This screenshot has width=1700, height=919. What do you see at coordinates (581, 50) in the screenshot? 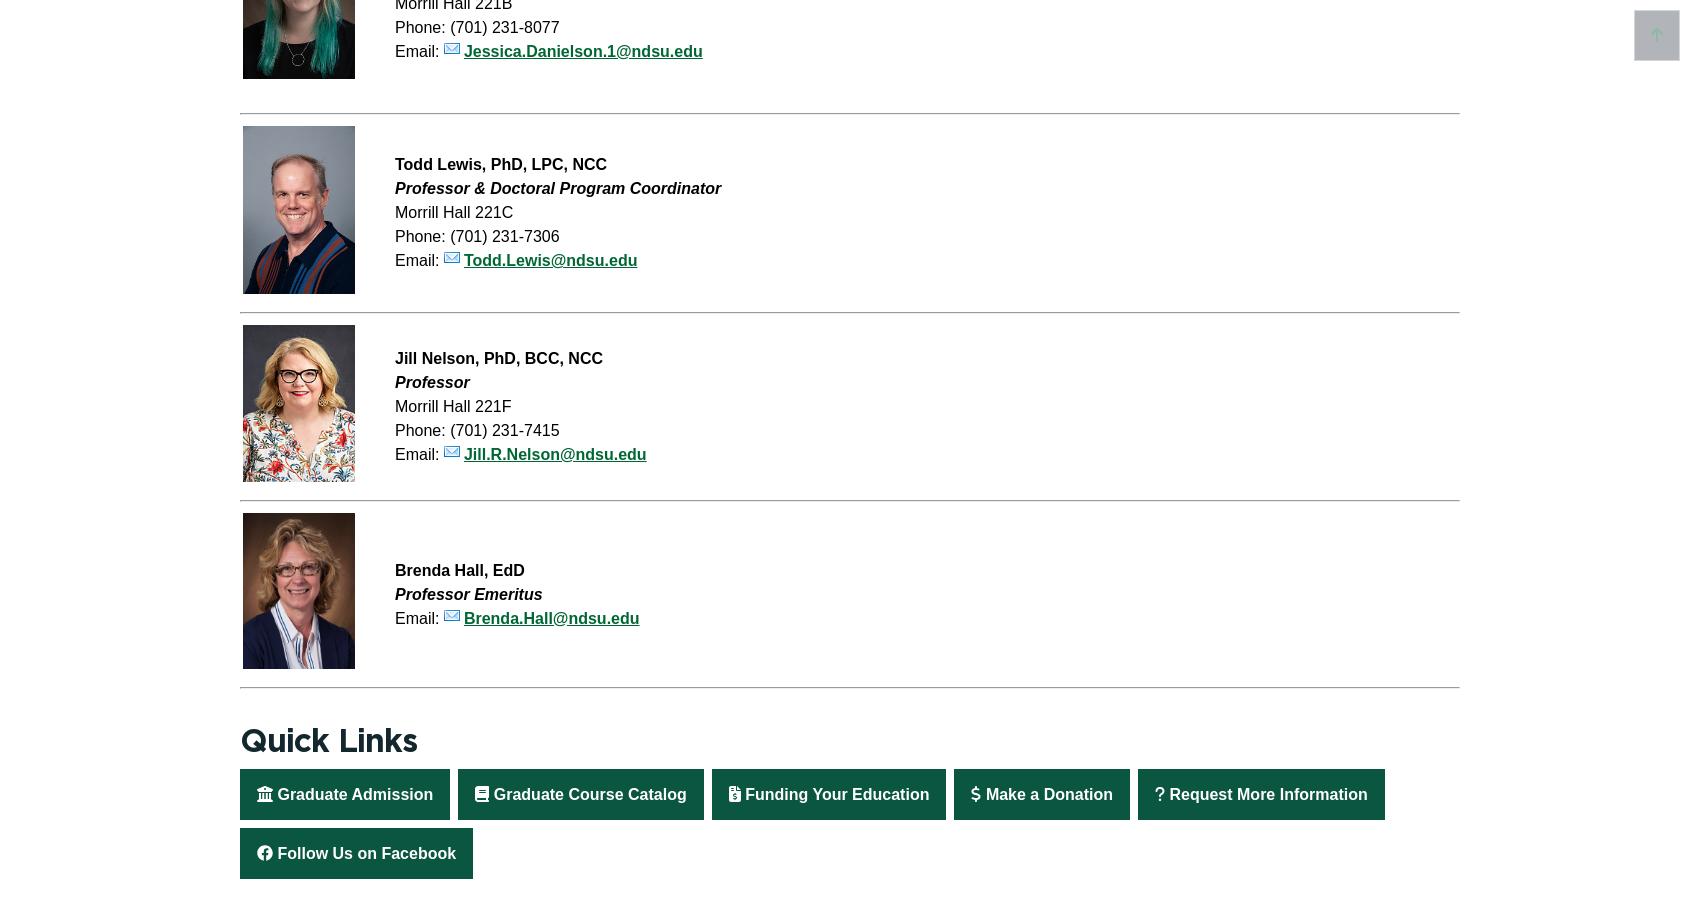
I see `'Jessica.Danielson.1@ndsu.edu'` at bounding box center [581, 50].